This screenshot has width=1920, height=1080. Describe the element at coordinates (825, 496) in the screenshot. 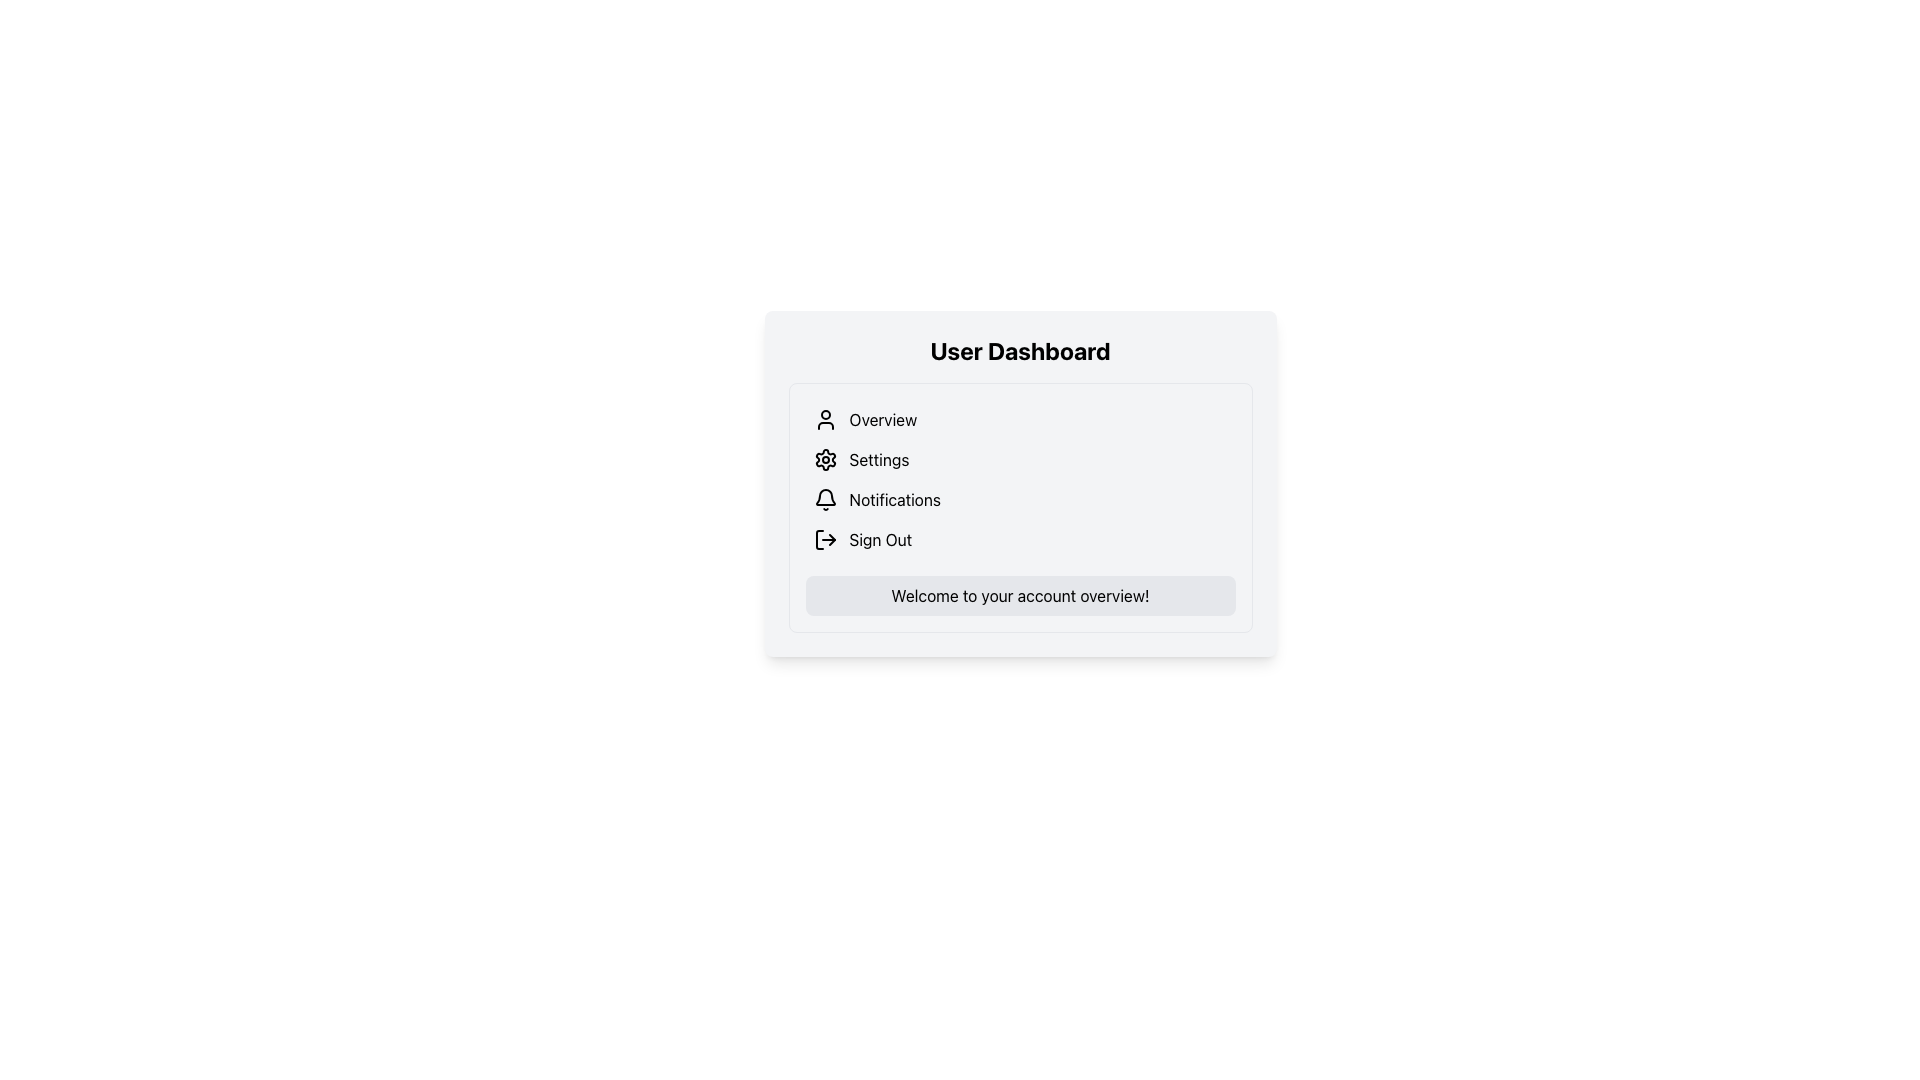

I see `the bell-shaped graphic representing the notifications feature in the dashboard interface` at that location.